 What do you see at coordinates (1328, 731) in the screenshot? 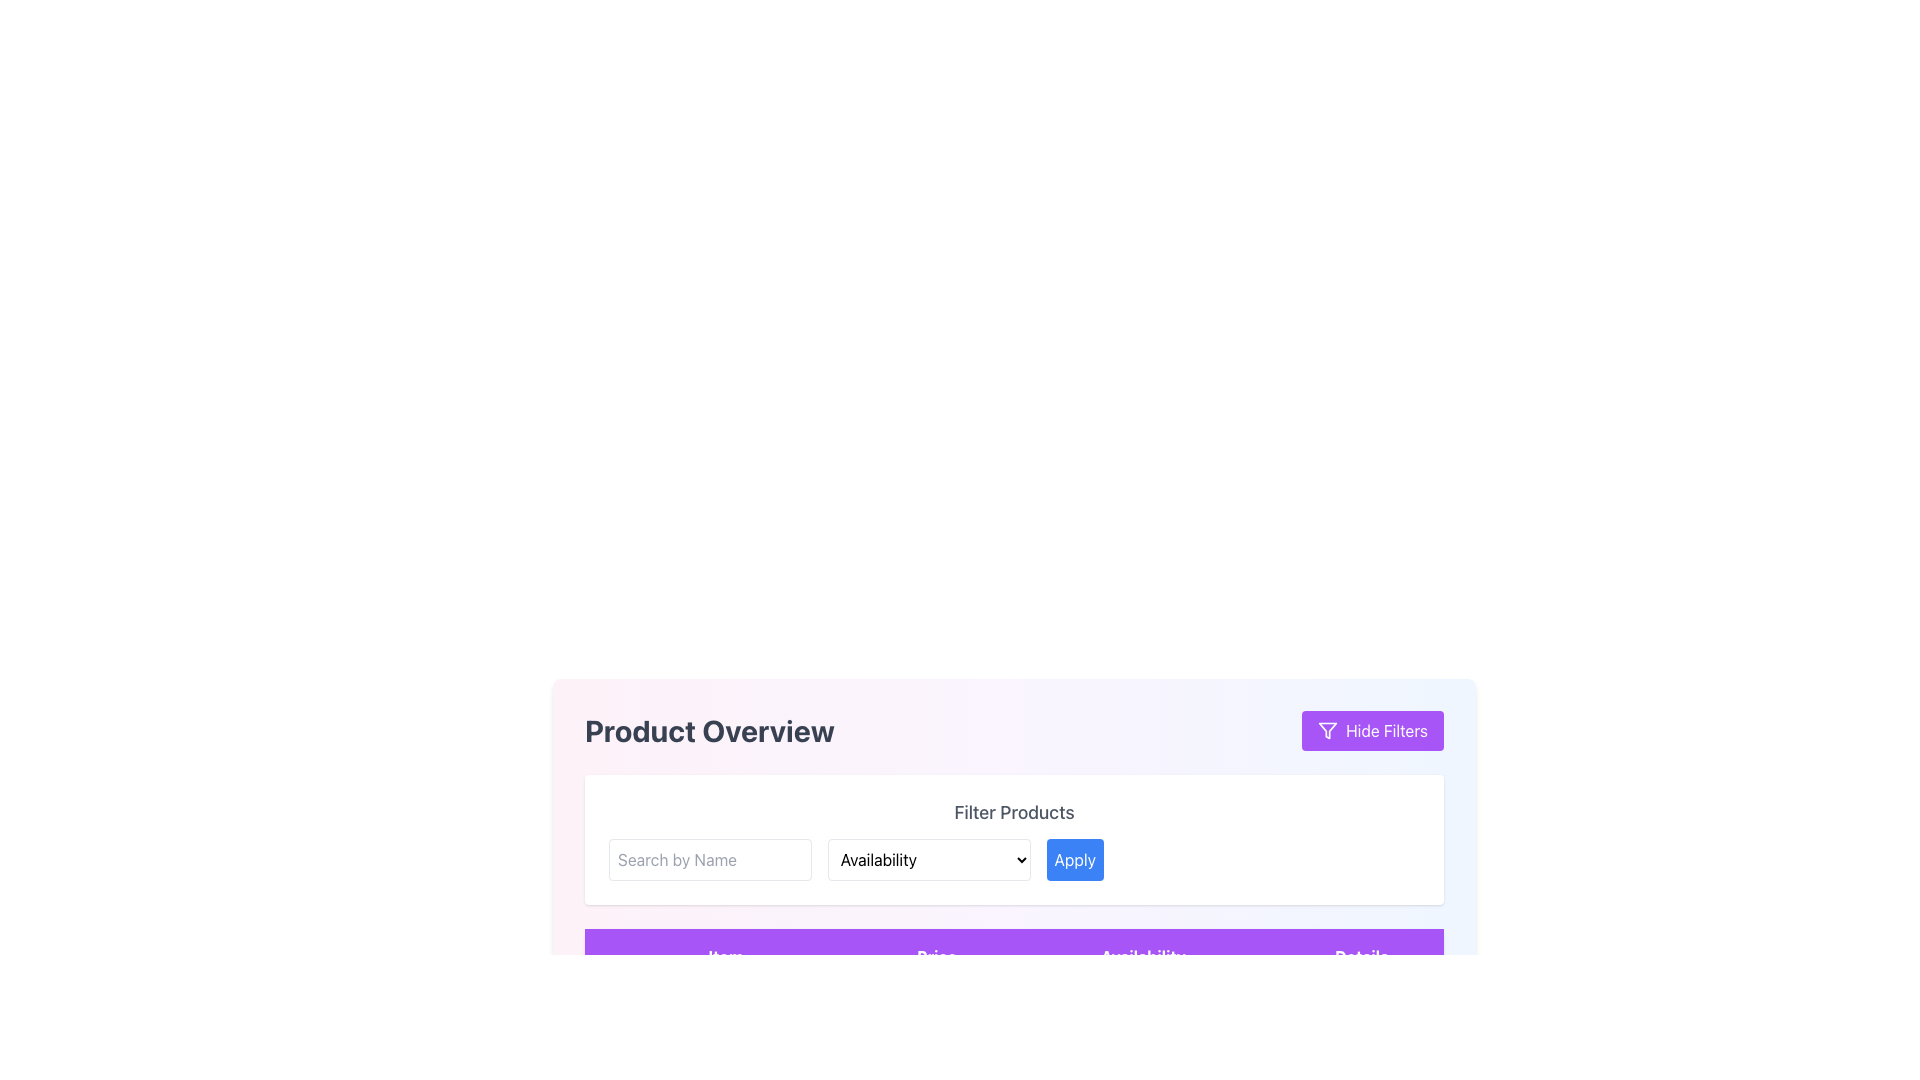
I see `the filter funnel icon, which is part of the 'Hide Filters' button located in the top-right corner of the interface` at bounding box center [1328, 731].